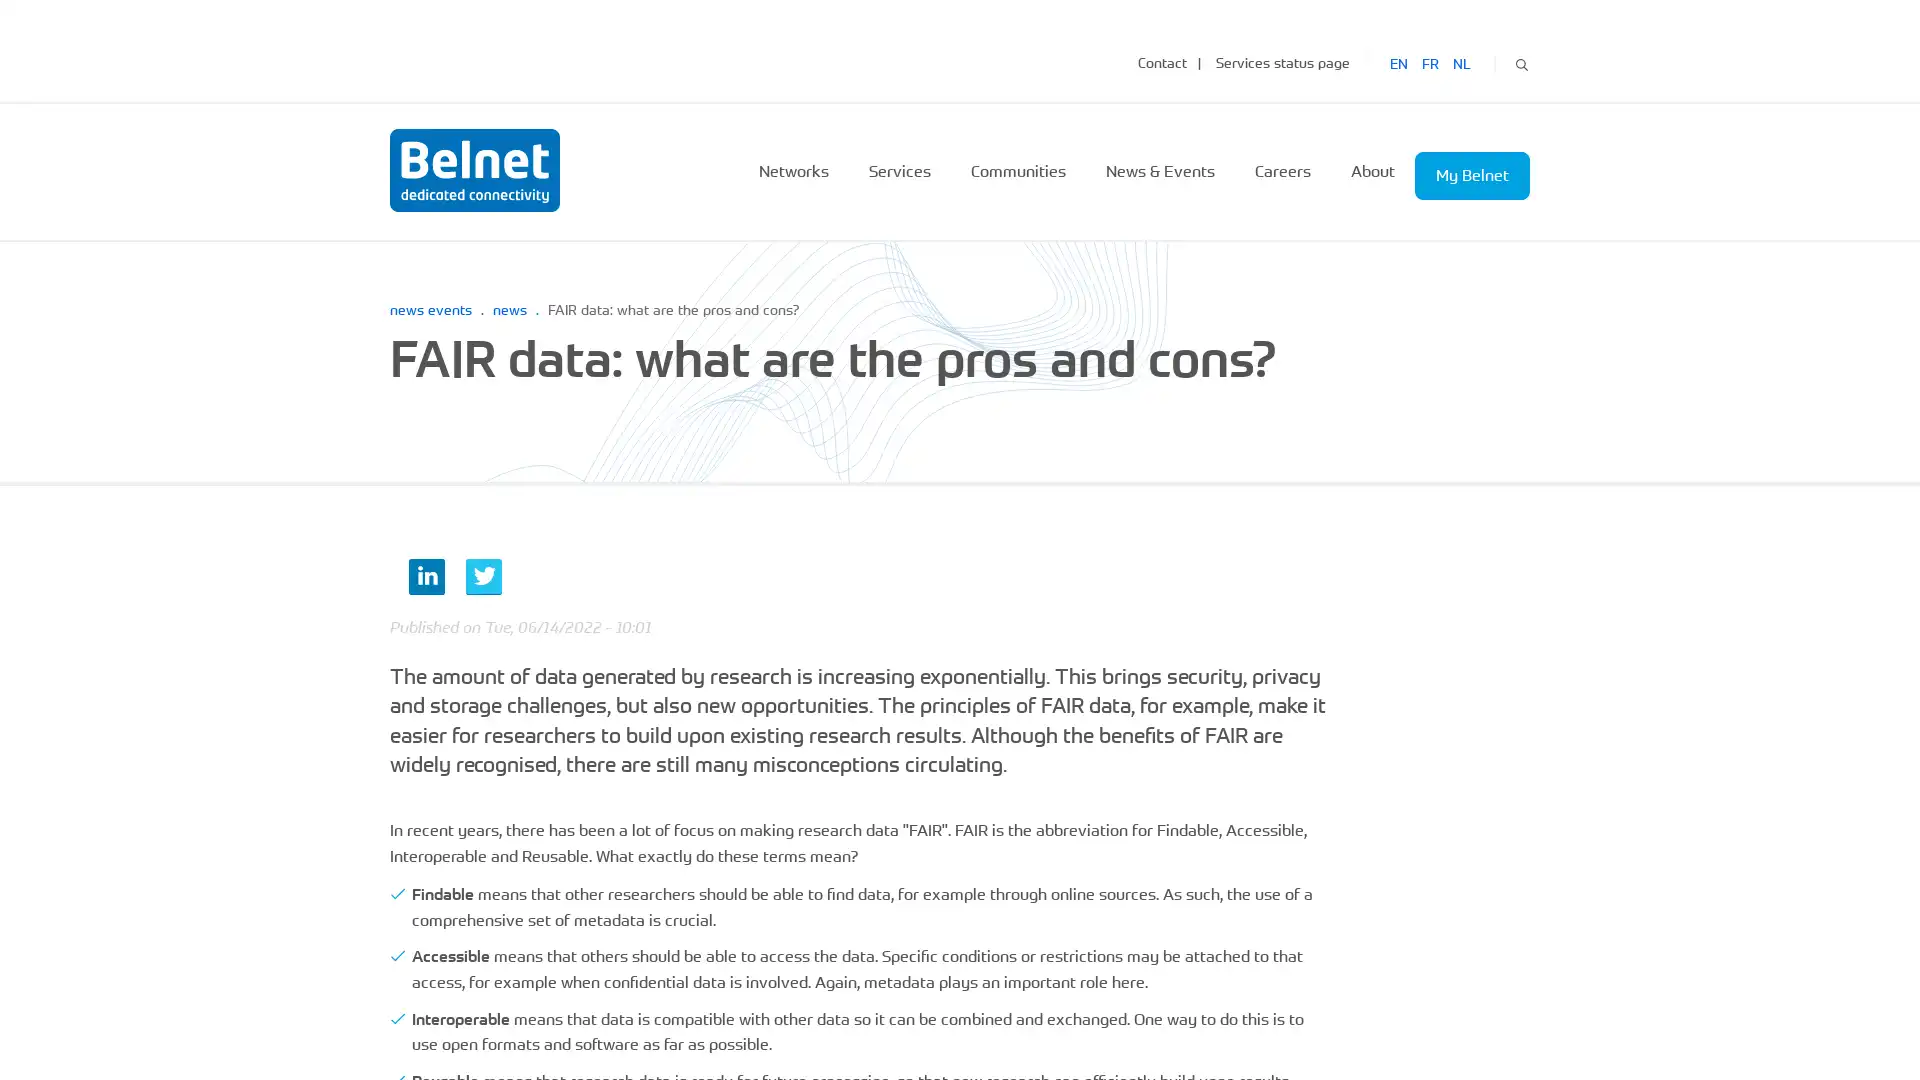  What do you see at coordinates (1520, 61) in the screenshot?
I see `Search` at bounding box center [1520, 61].